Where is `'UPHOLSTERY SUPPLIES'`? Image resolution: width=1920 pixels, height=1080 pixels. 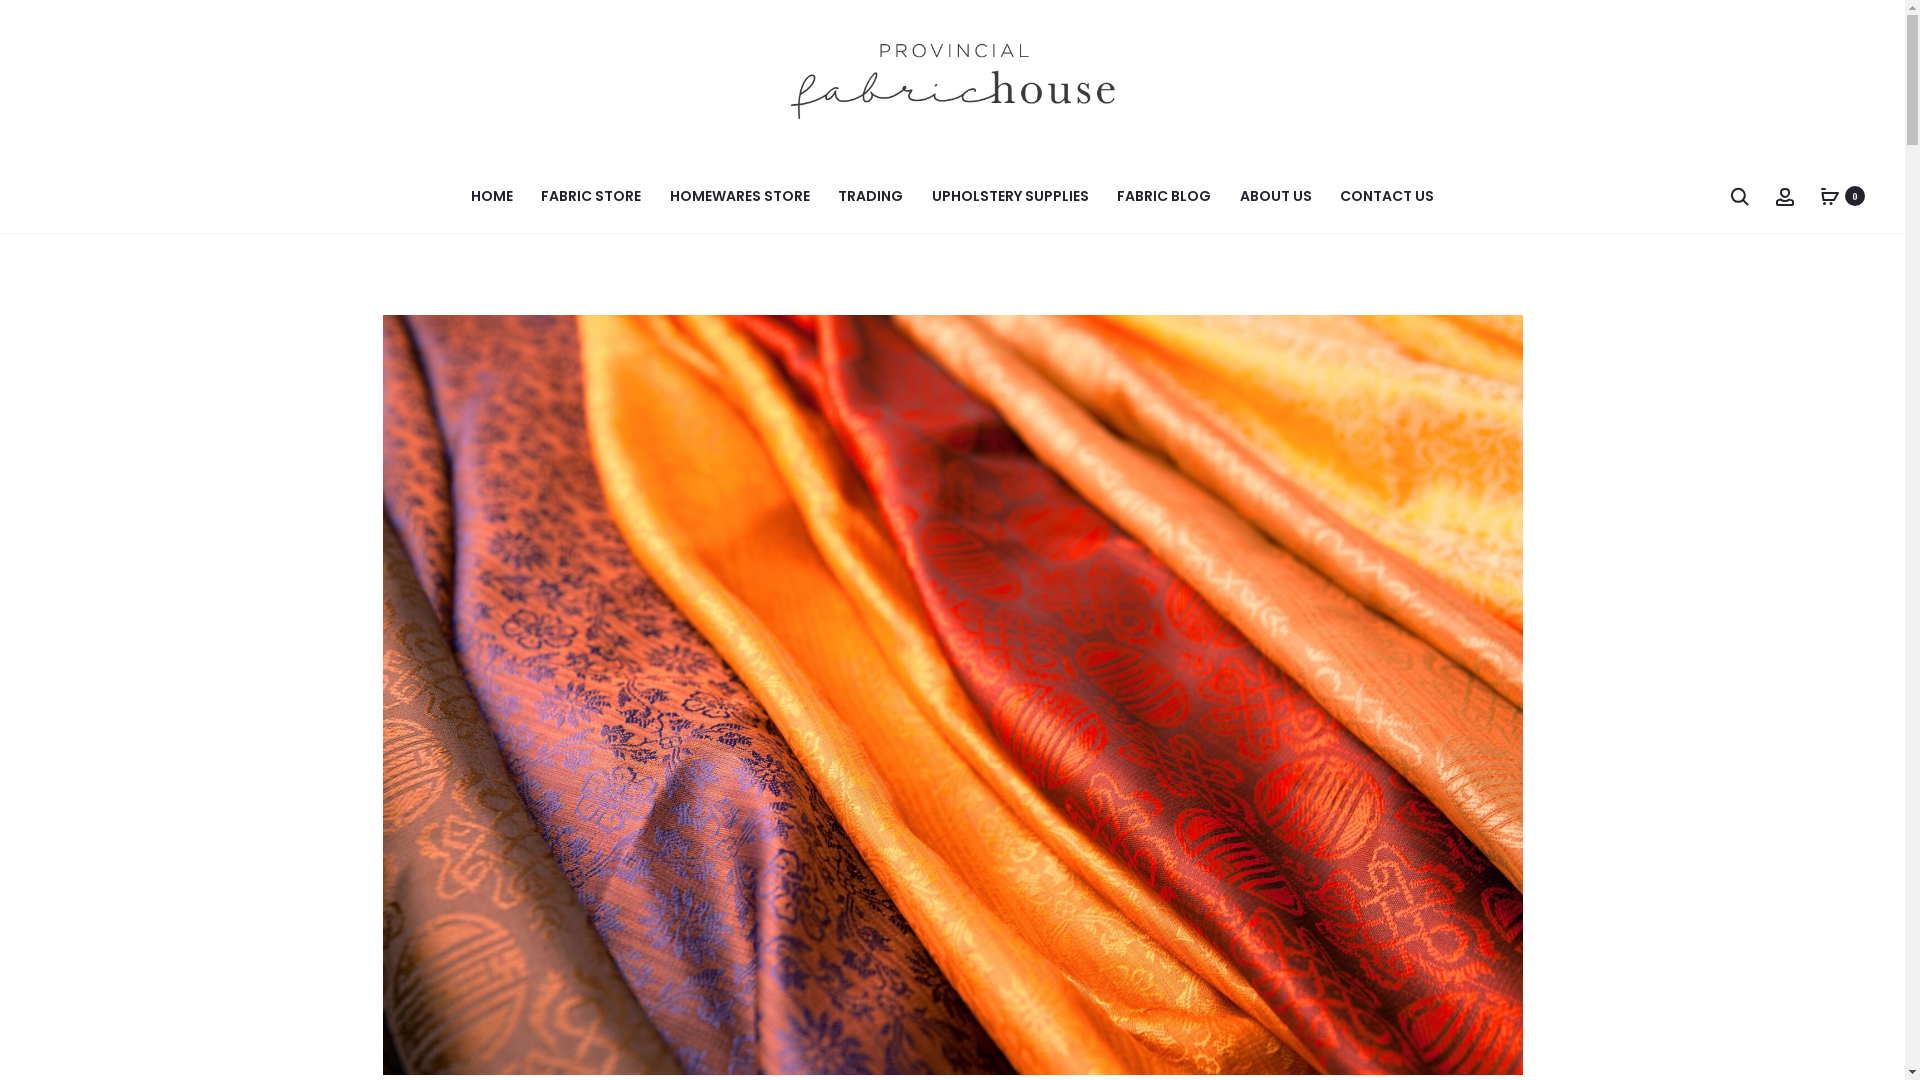
'UPHOLSTERY SUPPLIES' is located at coordinates (1010, 196).